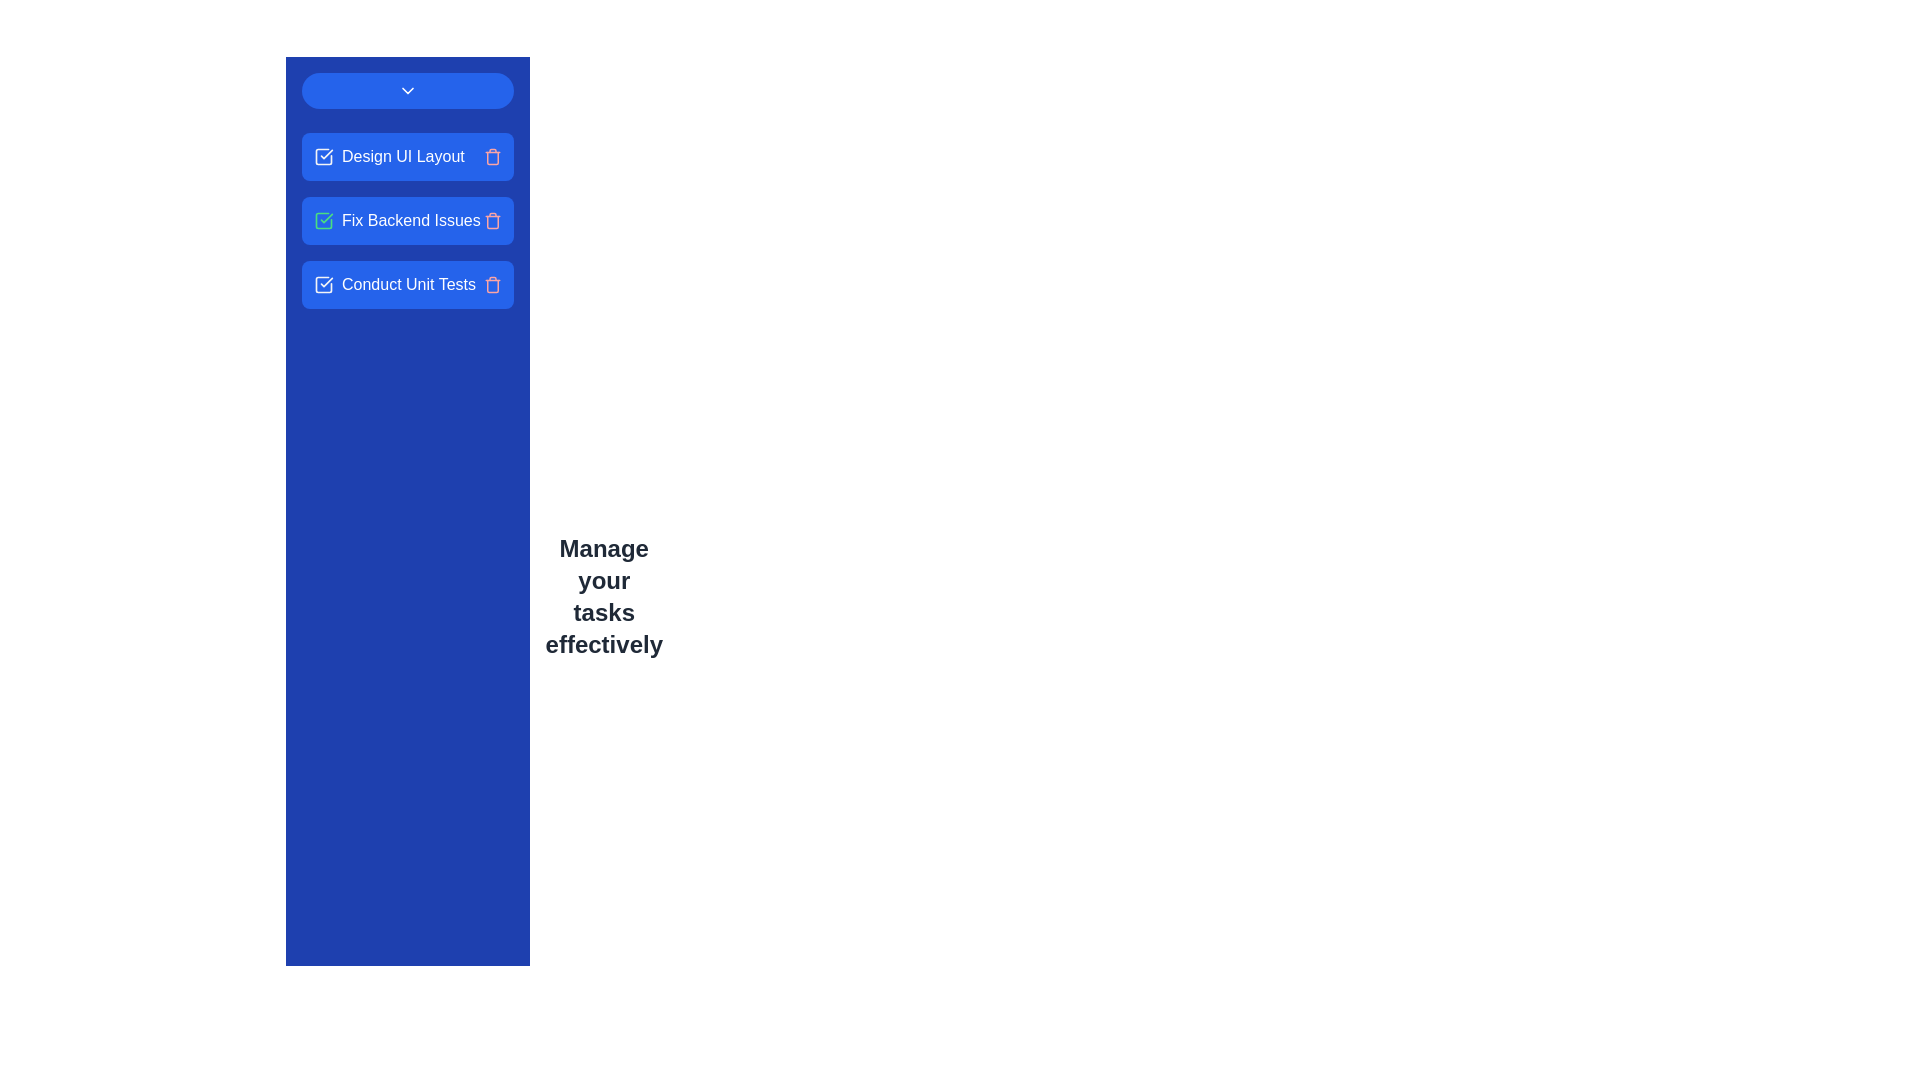 The image size is (1920, 1080). Describe the element at coordinates (492, 220) in the screenshot. I see `the blue garbage bin icon located next to the 'Fix Backend Issues' text` at that location.